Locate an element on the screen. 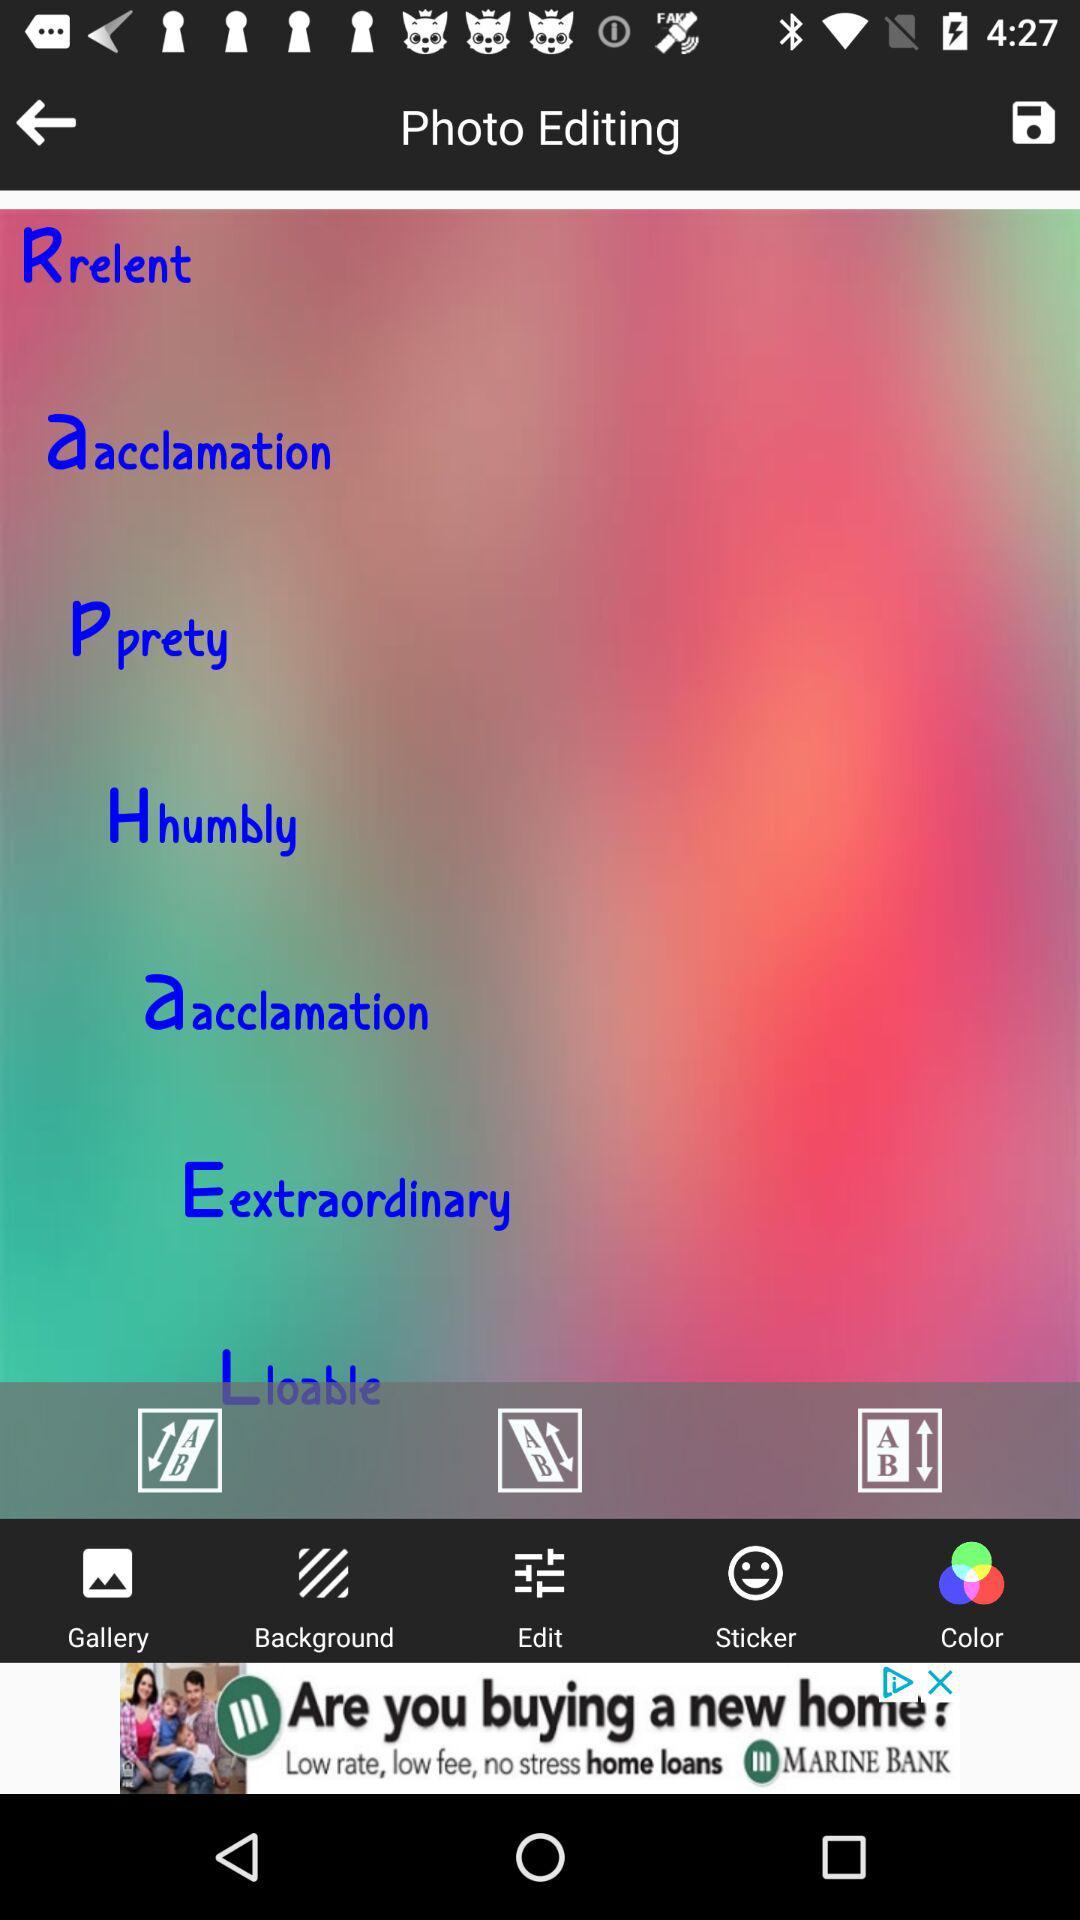 Image resolution: width=1080 pixels, height=1920 pixels. change text color is located at coordinates (970, 1572).